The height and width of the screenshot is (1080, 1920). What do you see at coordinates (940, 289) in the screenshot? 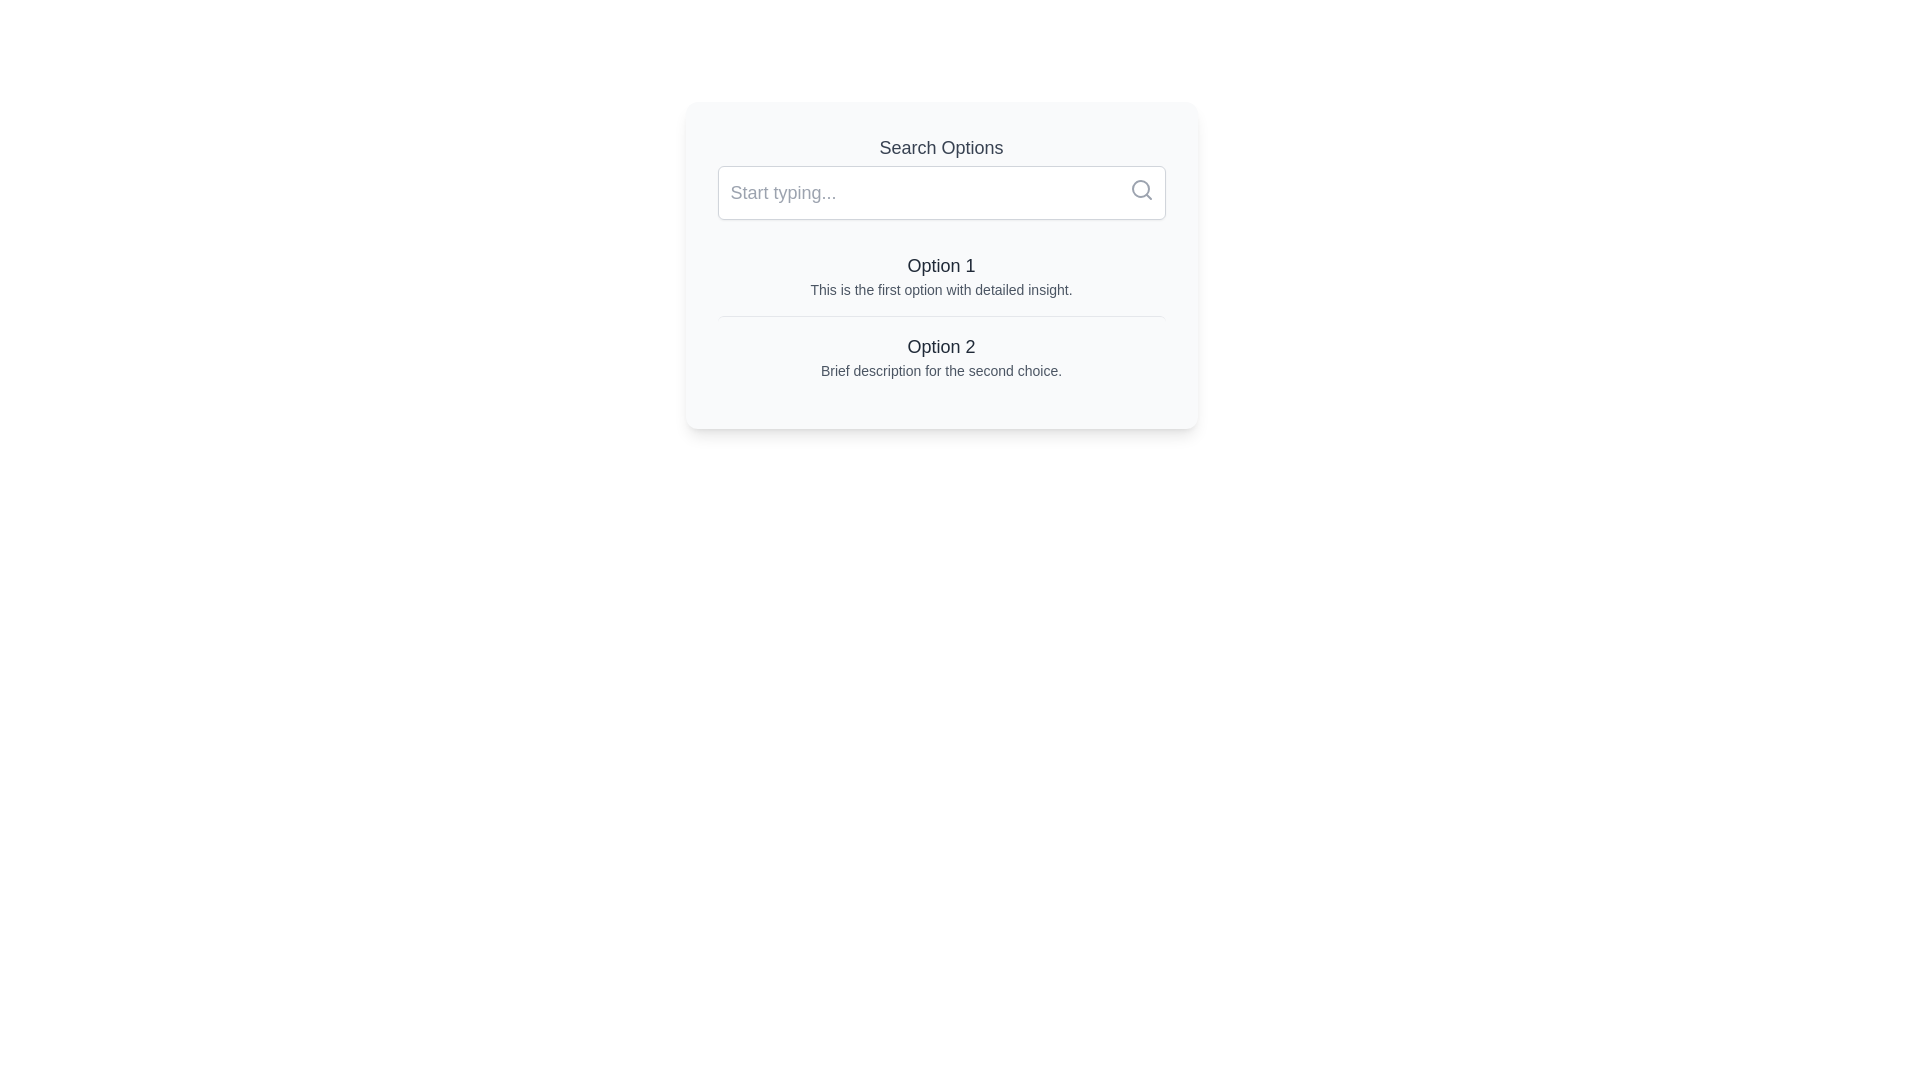
I see `the descriptive text element that provides additional information about 'Option 1', located directly beneath the 'Option 1' heading in a dropdown-style list` at bounding box center [940, 289].